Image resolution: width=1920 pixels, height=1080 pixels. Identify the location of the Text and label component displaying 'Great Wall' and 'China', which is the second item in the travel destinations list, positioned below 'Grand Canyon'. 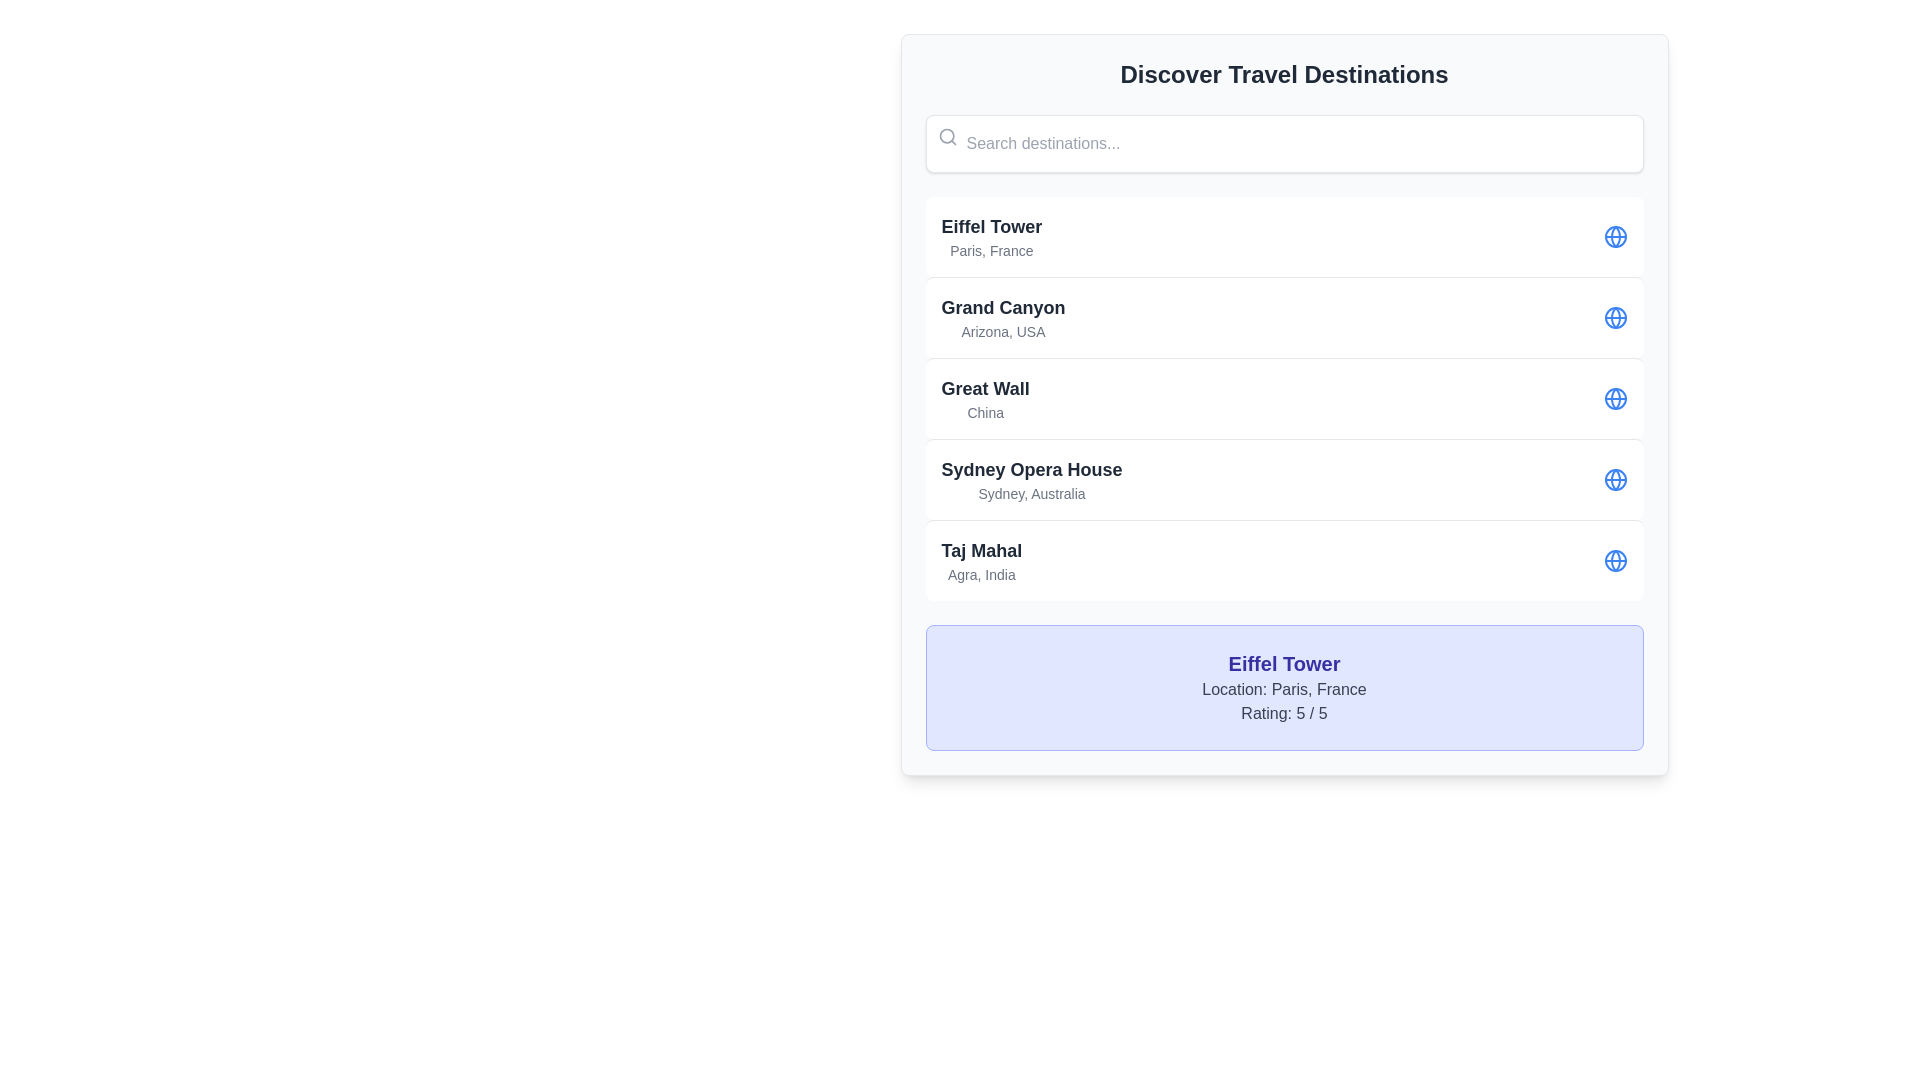
(985, 398).